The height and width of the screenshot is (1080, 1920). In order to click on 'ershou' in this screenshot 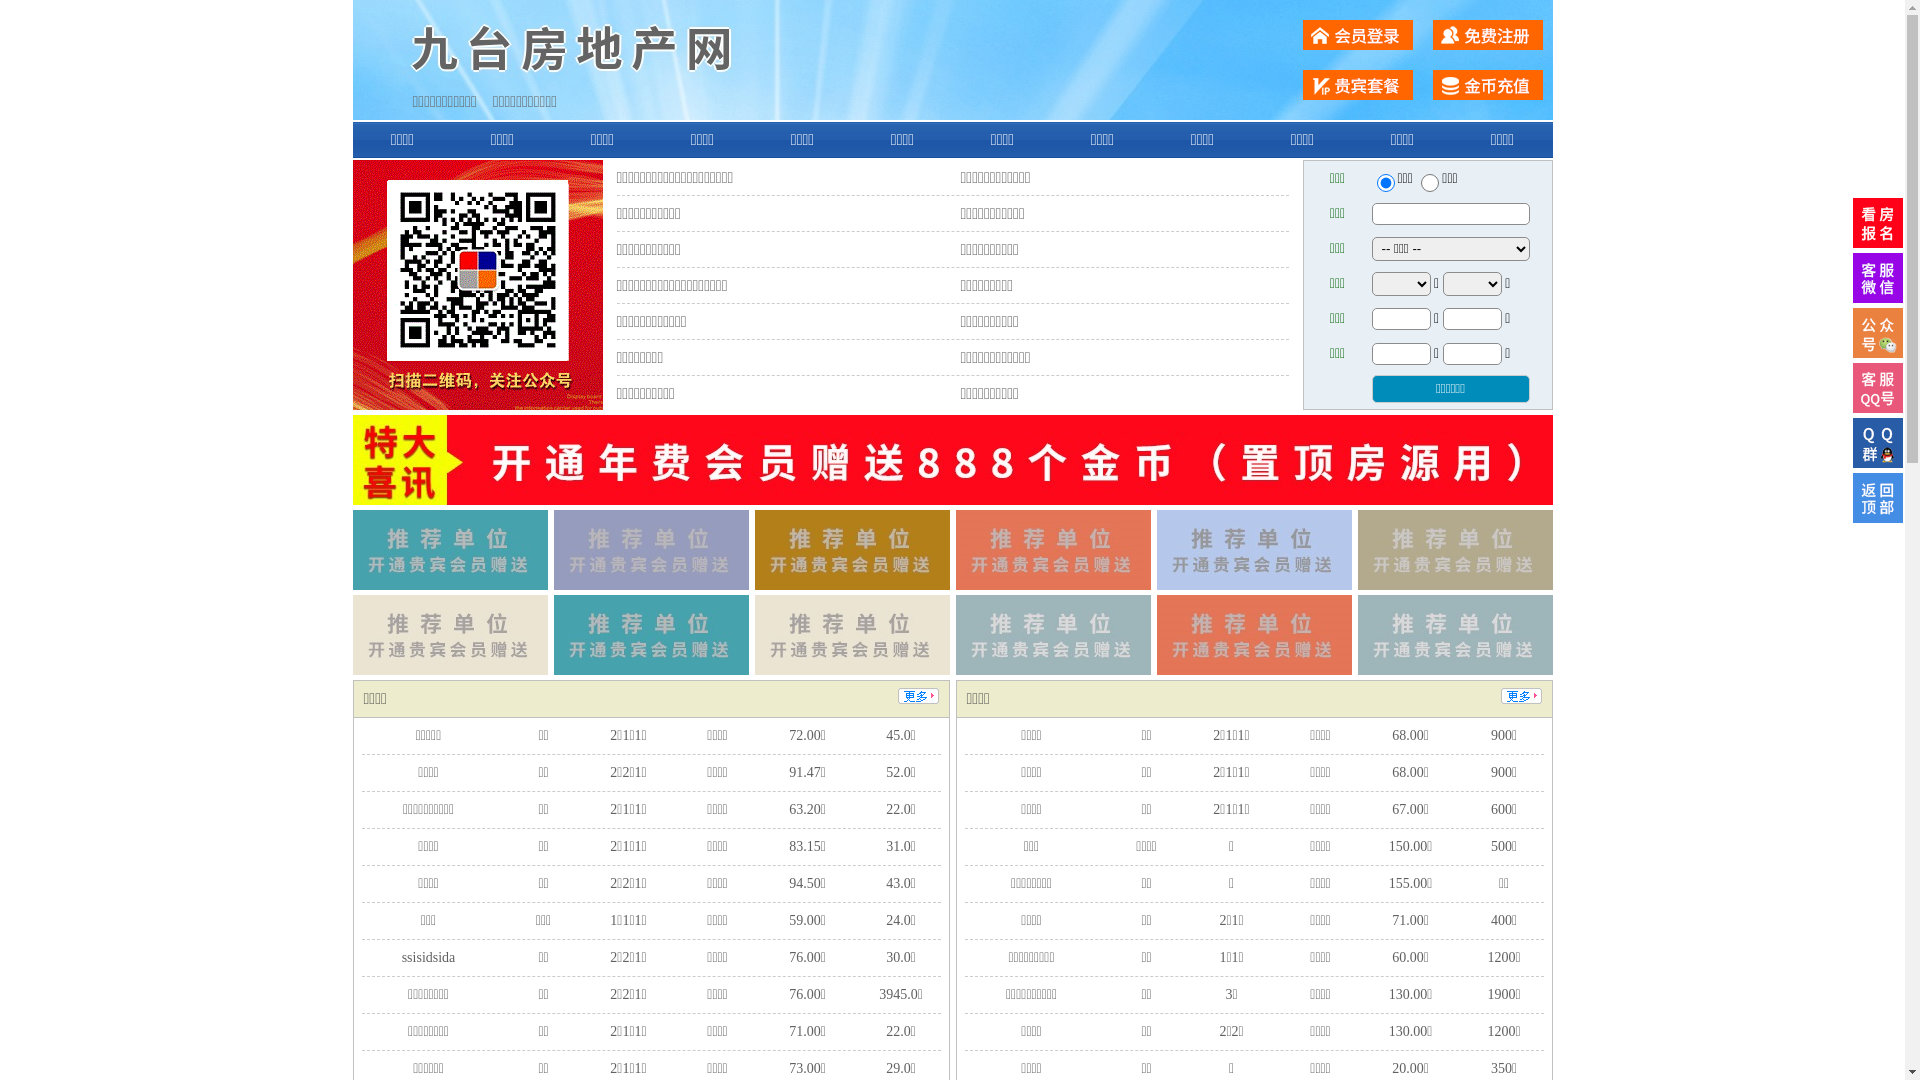, I will do `click(1384, 182)`.